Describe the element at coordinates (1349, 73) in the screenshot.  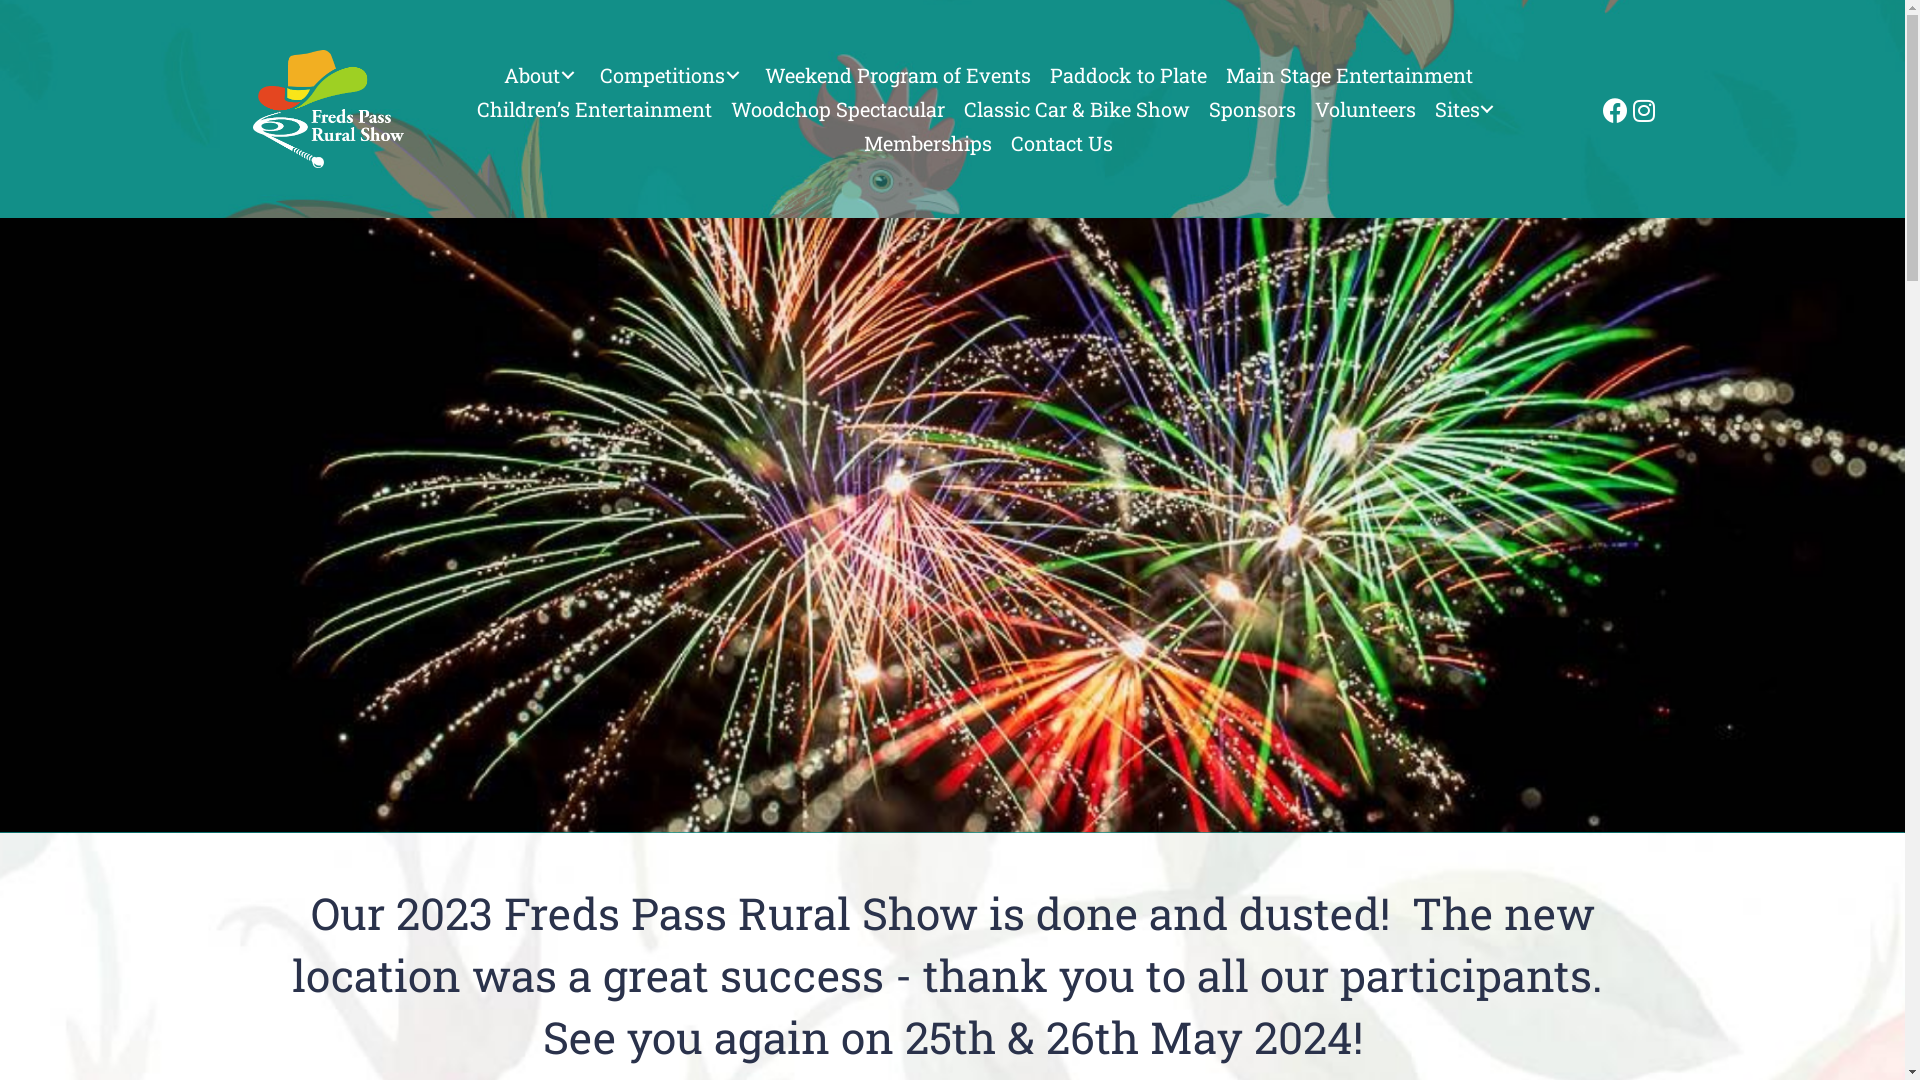
I see `'Main Stage Entertainment'` at that location.